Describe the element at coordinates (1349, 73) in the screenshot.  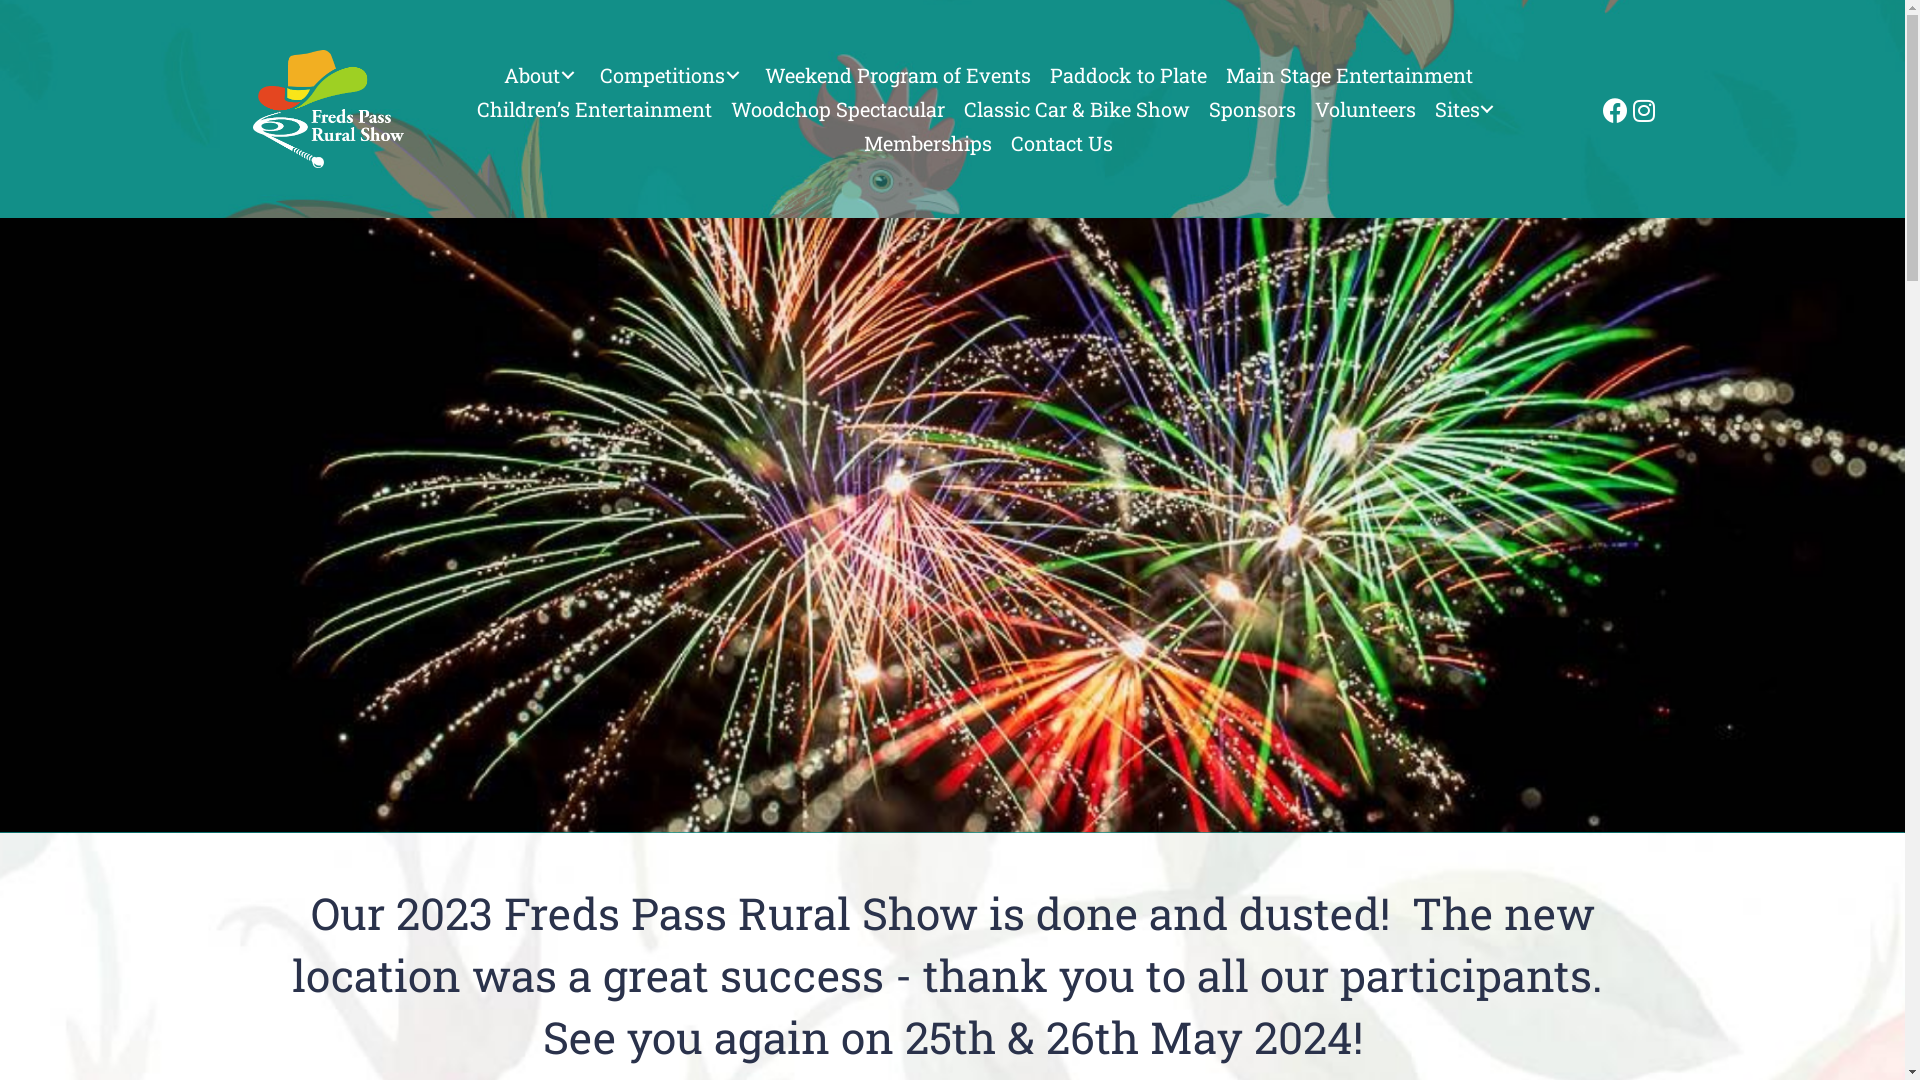
I see `'Main Stage Entertainment'` at that location.